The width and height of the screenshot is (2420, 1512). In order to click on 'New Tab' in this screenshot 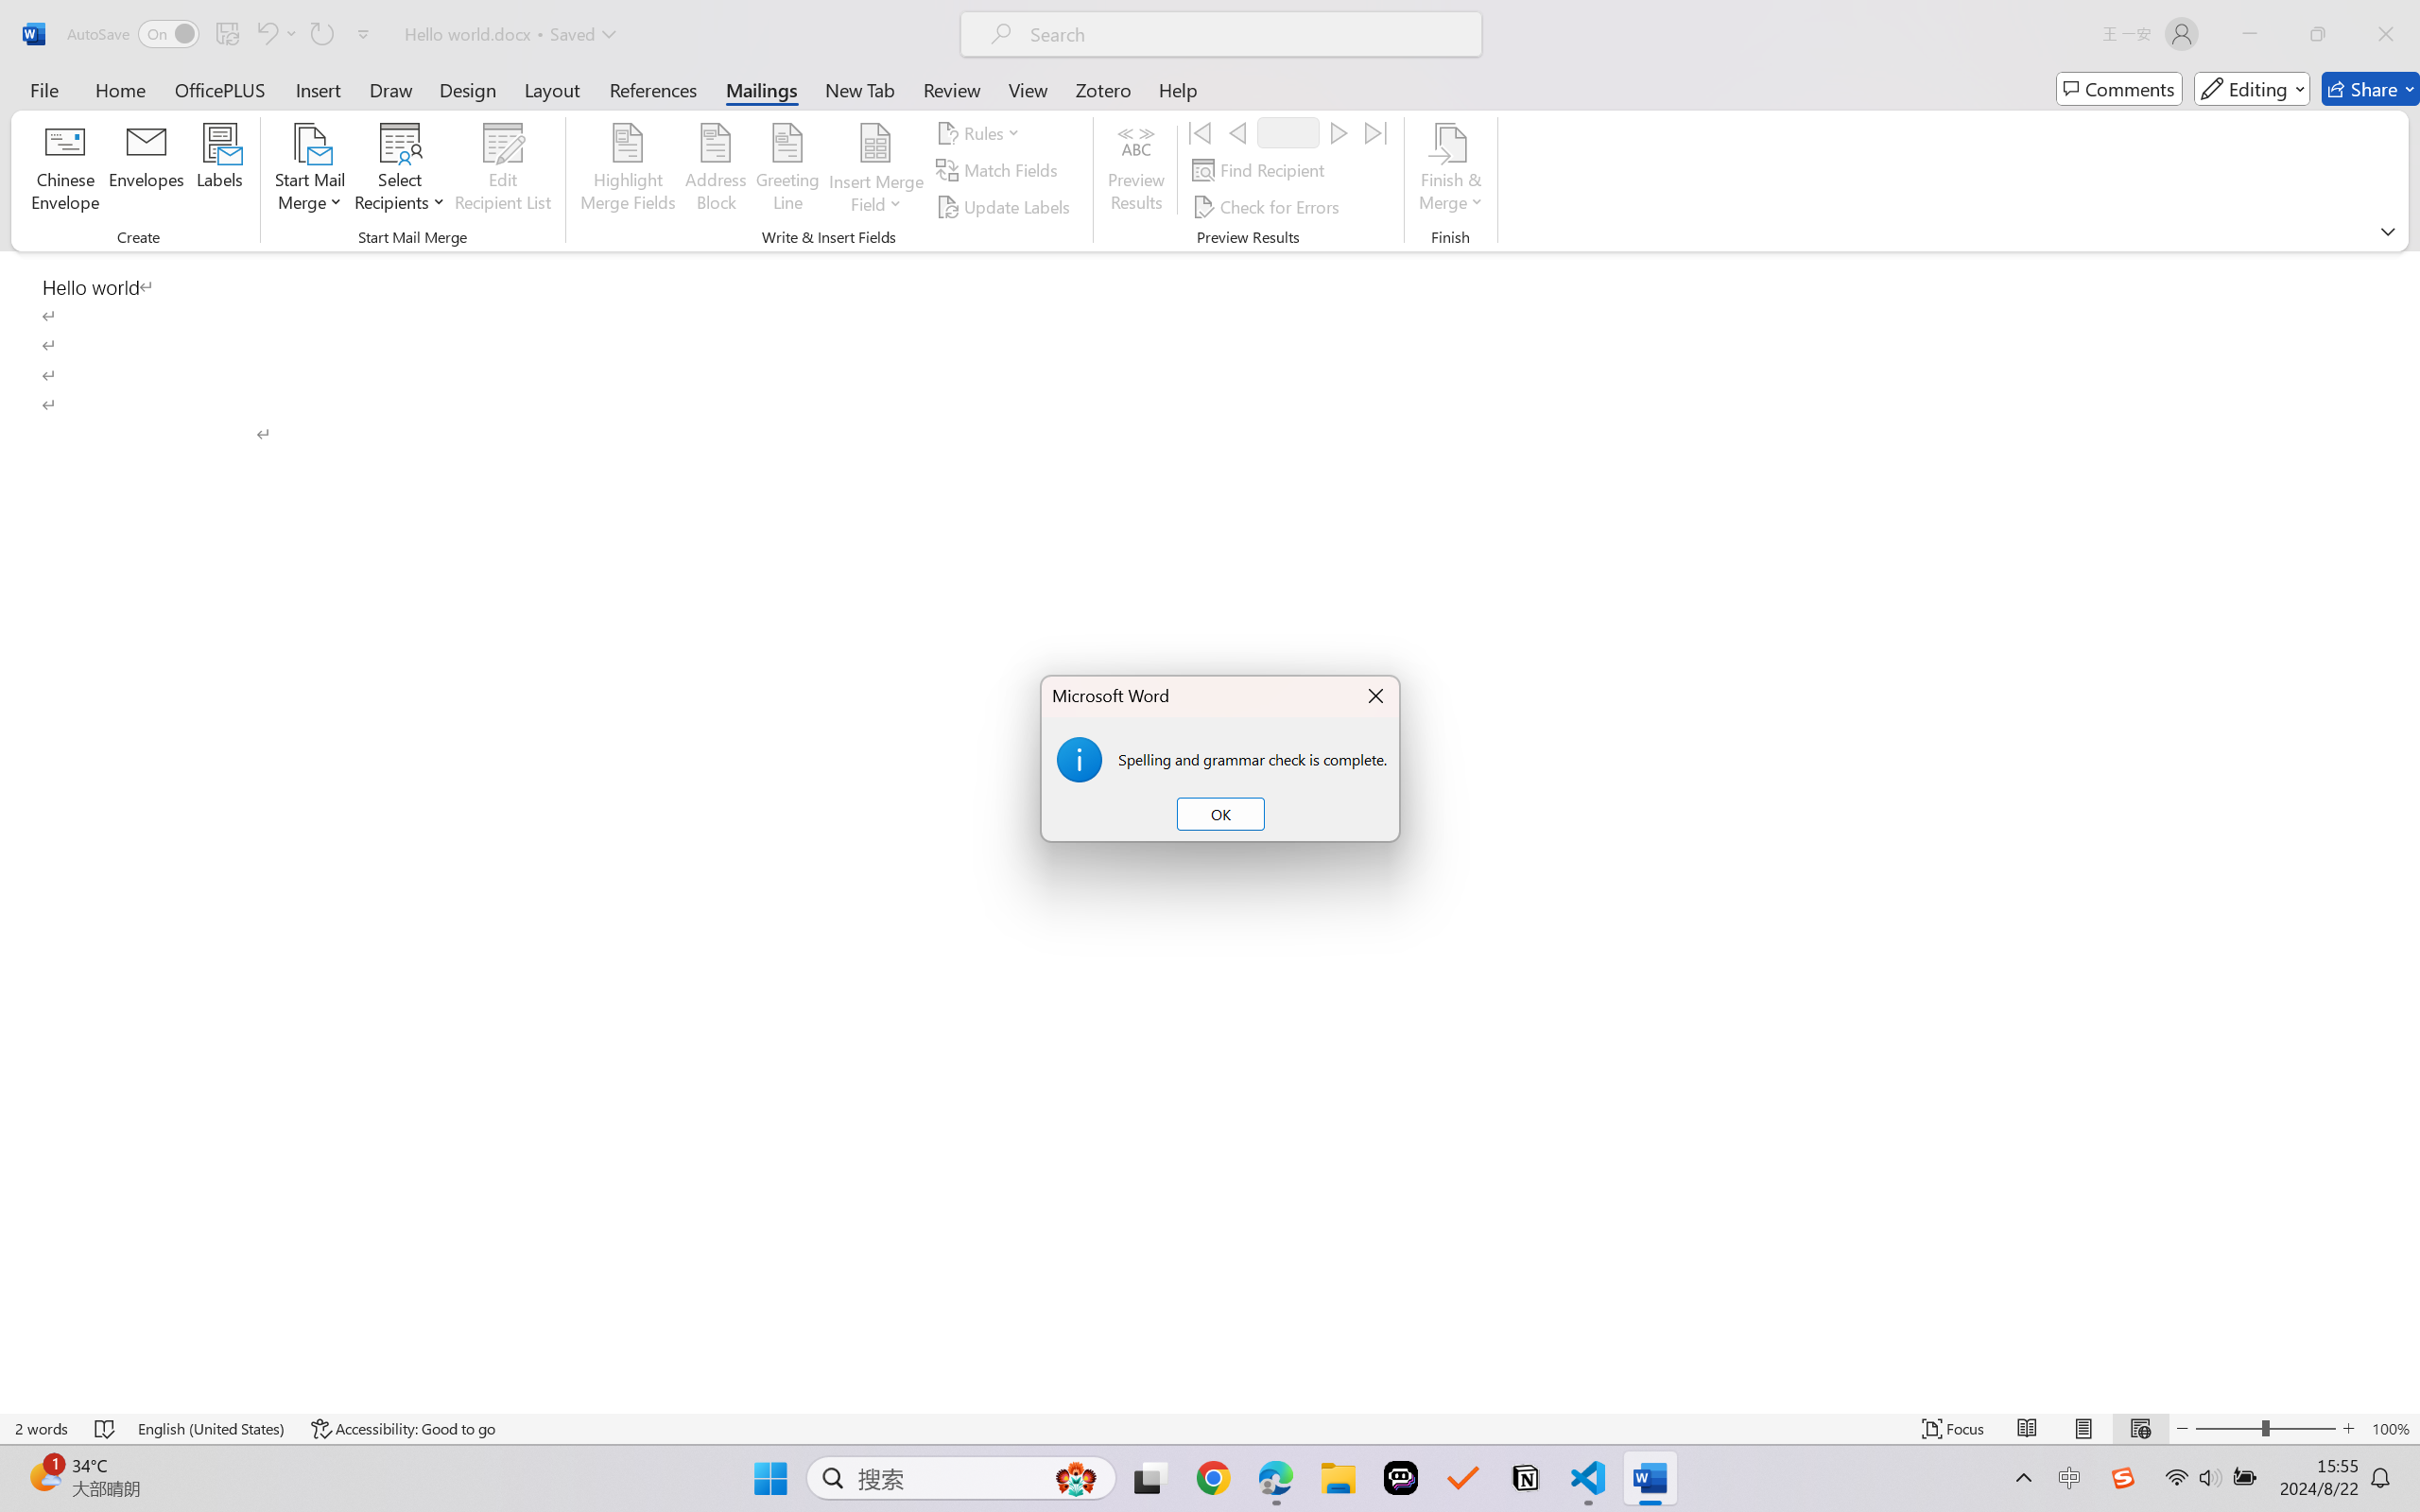, I will do `click(859, 88)`.